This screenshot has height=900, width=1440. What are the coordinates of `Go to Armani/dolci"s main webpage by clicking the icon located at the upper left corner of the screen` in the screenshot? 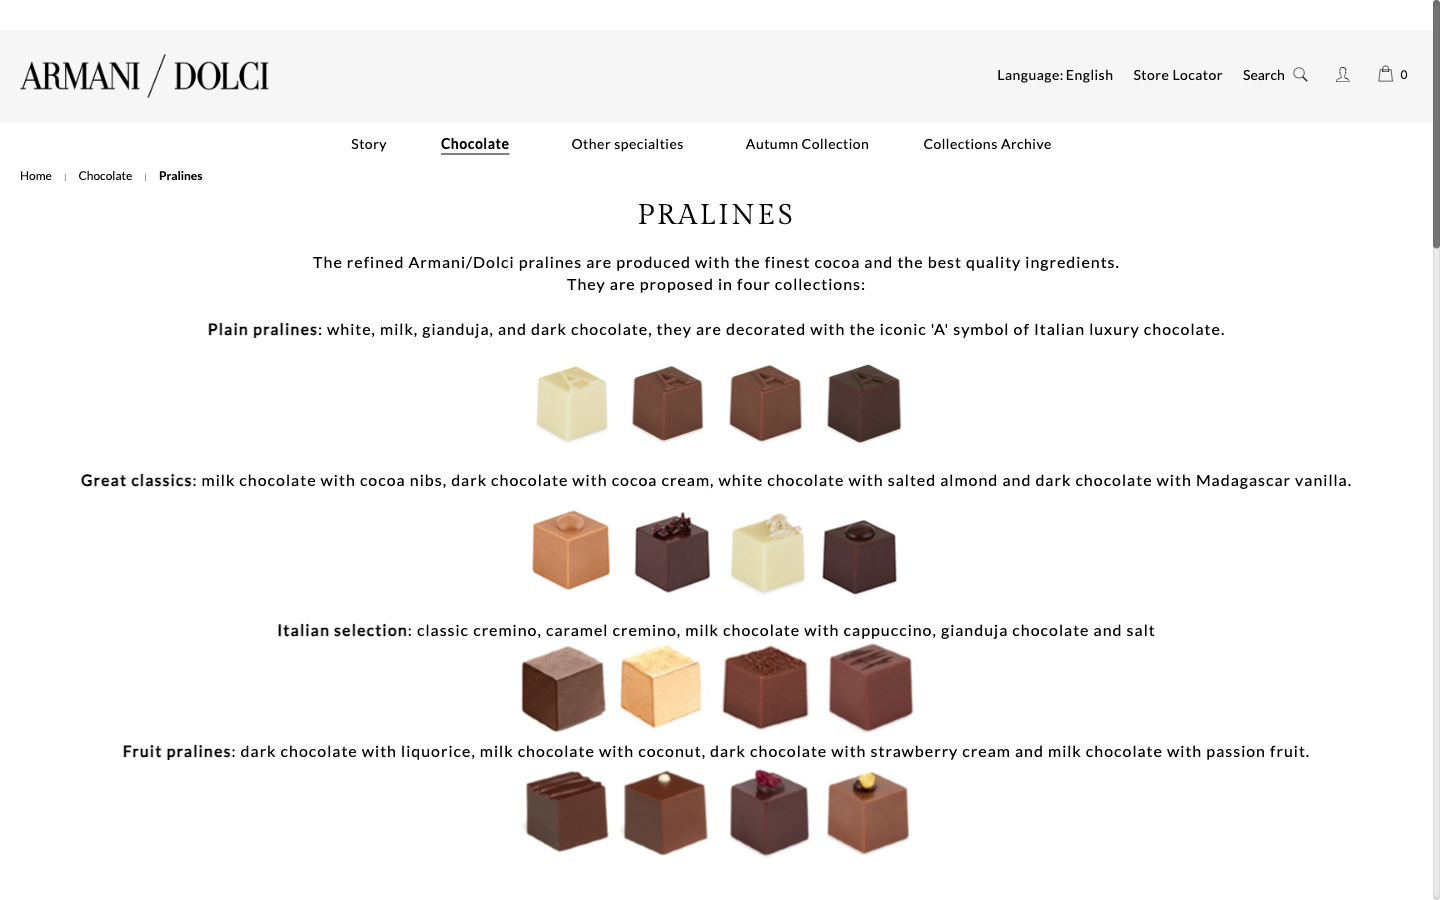 It's located at (144, 74).